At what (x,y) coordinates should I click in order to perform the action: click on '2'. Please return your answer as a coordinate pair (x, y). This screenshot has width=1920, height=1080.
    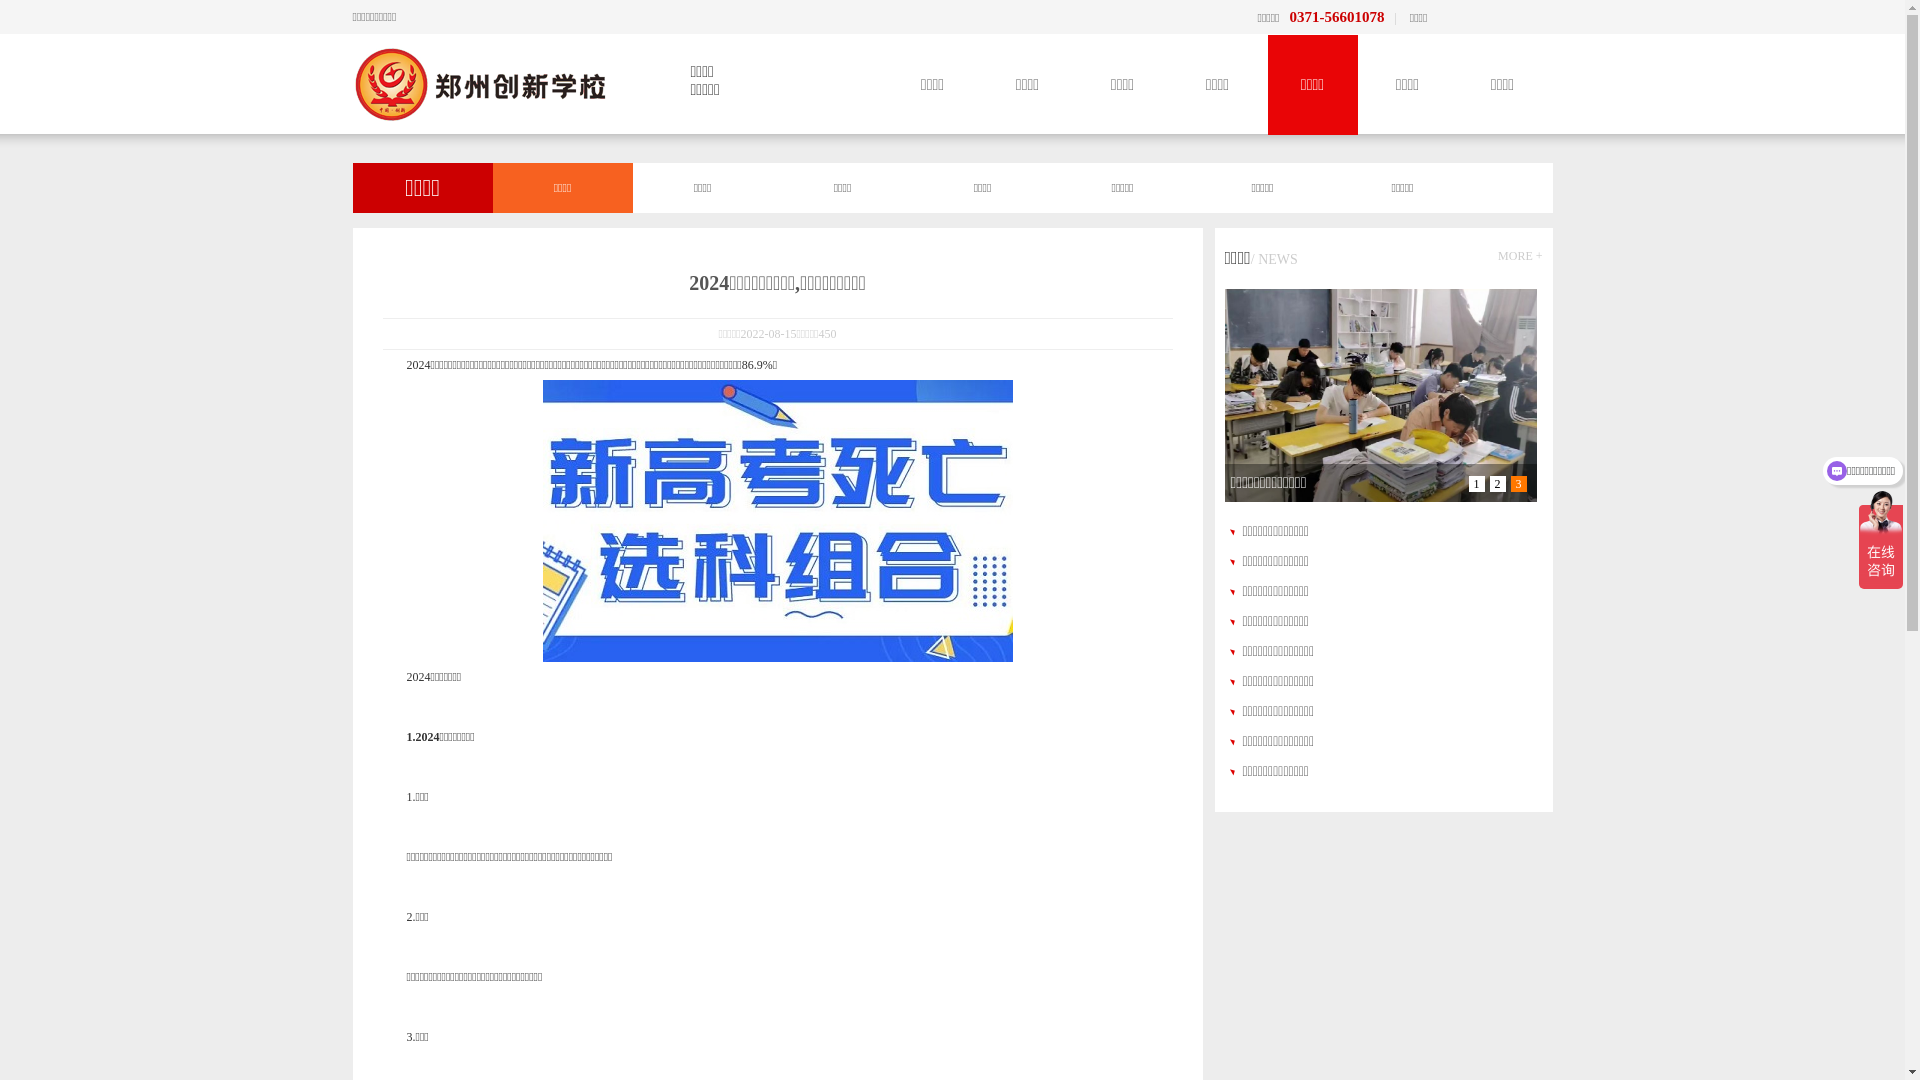
    Looking at the image, I should click on (1497, 483).